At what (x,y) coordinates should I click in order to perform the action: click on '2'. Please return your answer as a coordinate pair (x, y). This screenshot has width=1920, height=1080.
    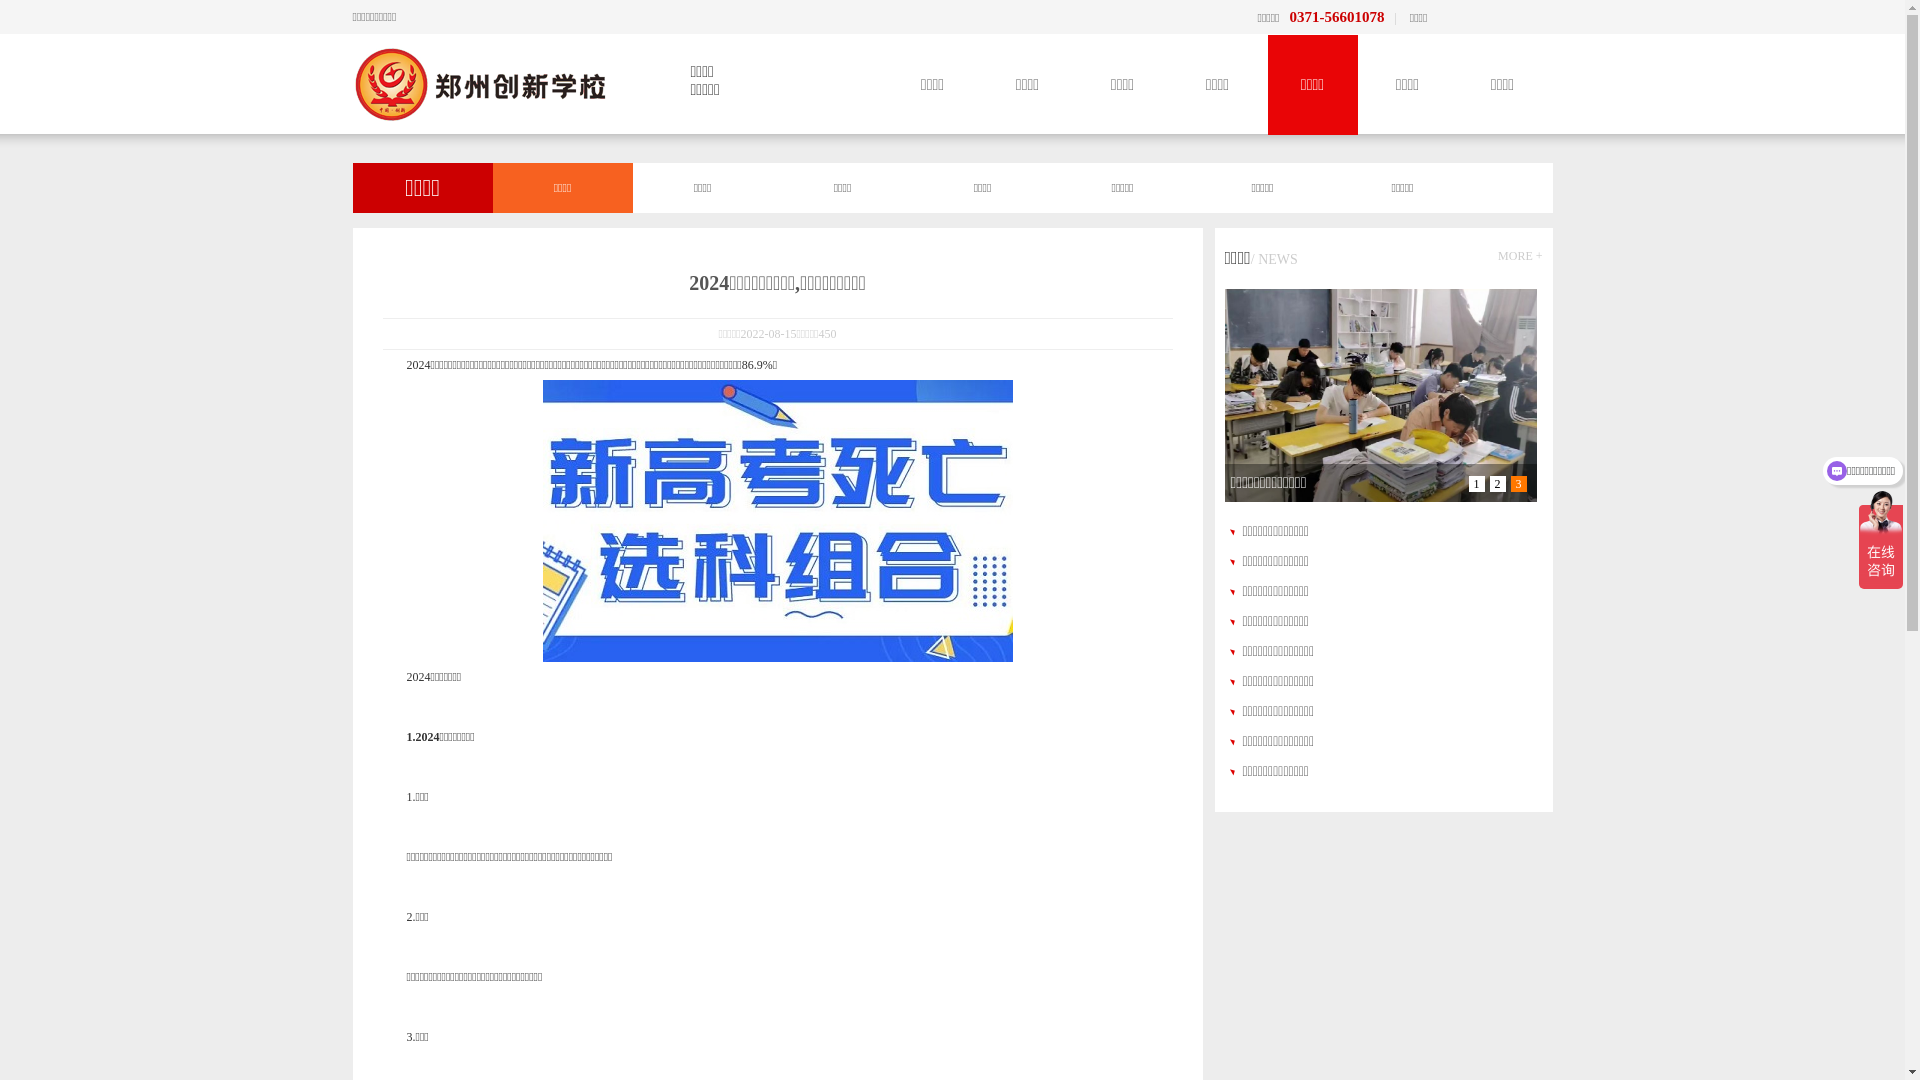
    Looking at the image, I should click on (1497, 483).